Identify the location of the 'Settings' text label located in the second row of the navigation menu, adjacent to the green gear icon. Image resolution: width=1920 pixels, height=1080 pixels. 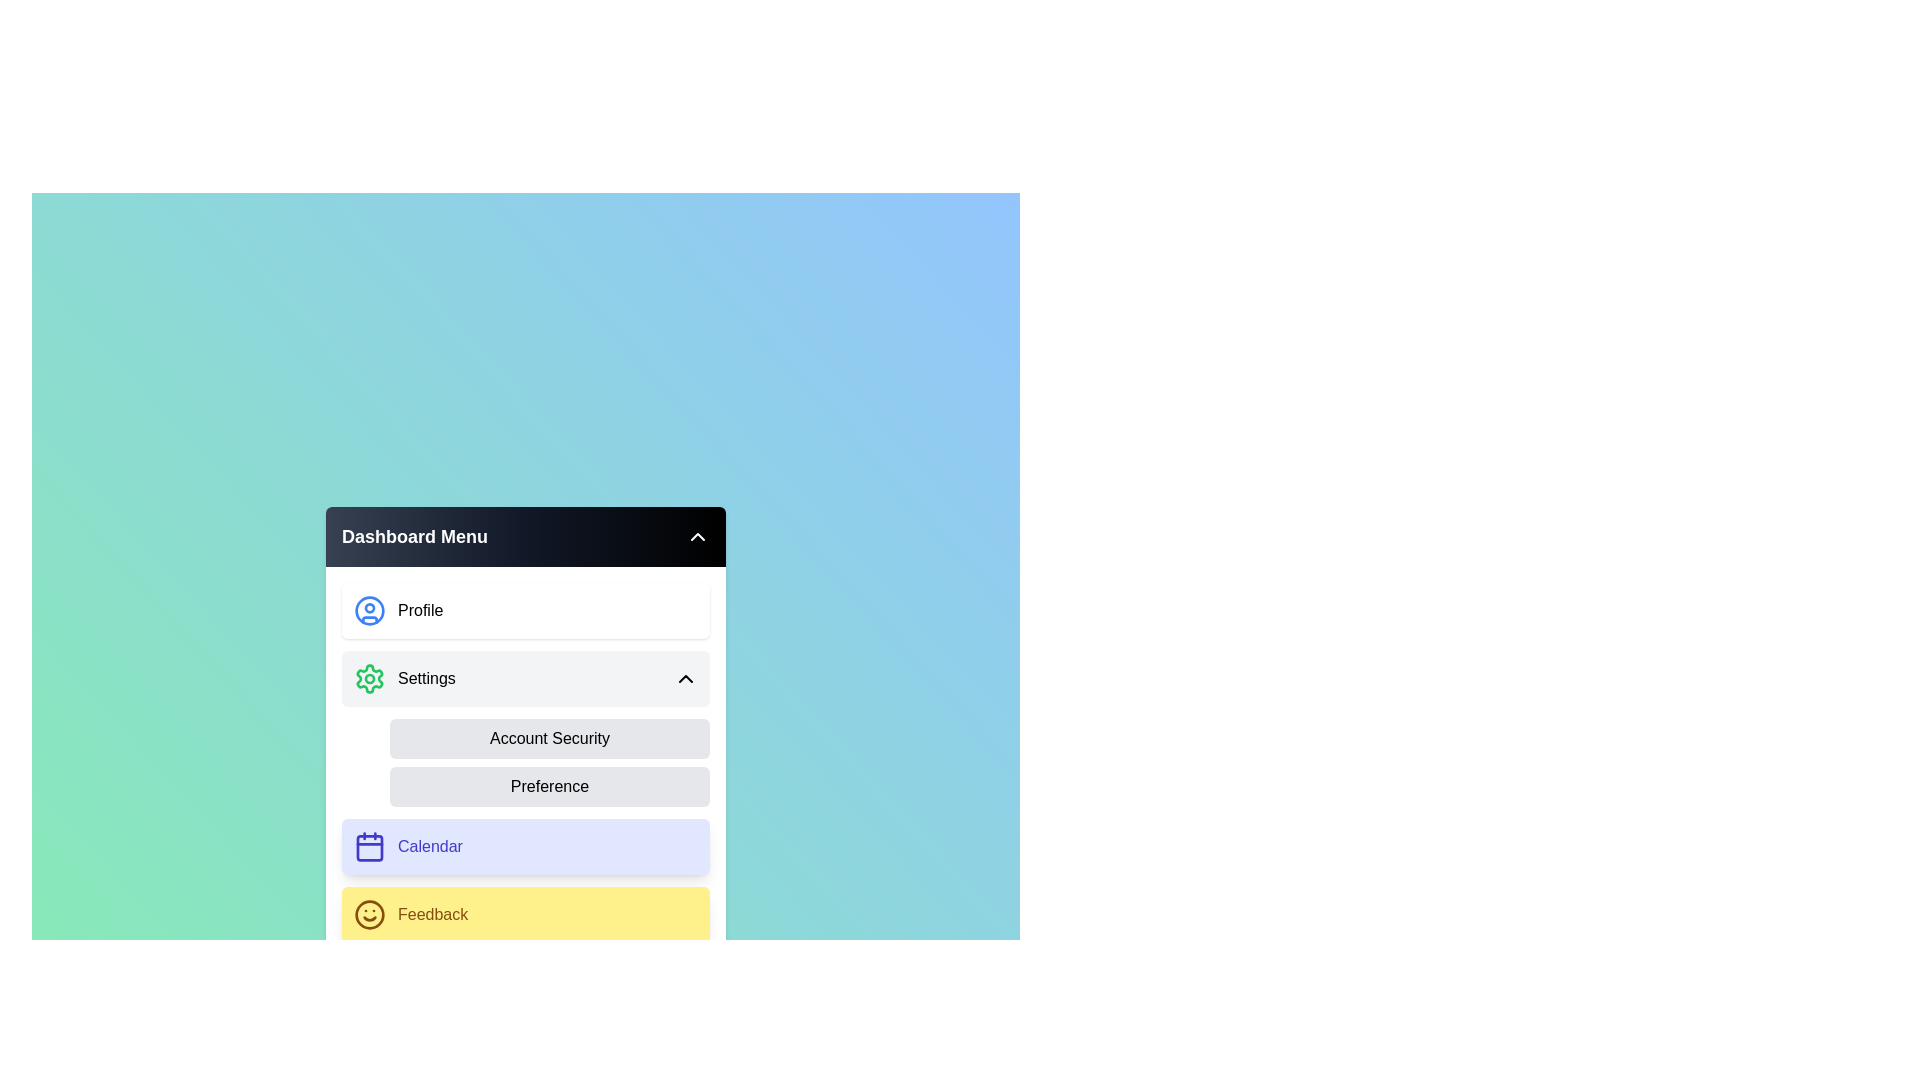
(425, 677).